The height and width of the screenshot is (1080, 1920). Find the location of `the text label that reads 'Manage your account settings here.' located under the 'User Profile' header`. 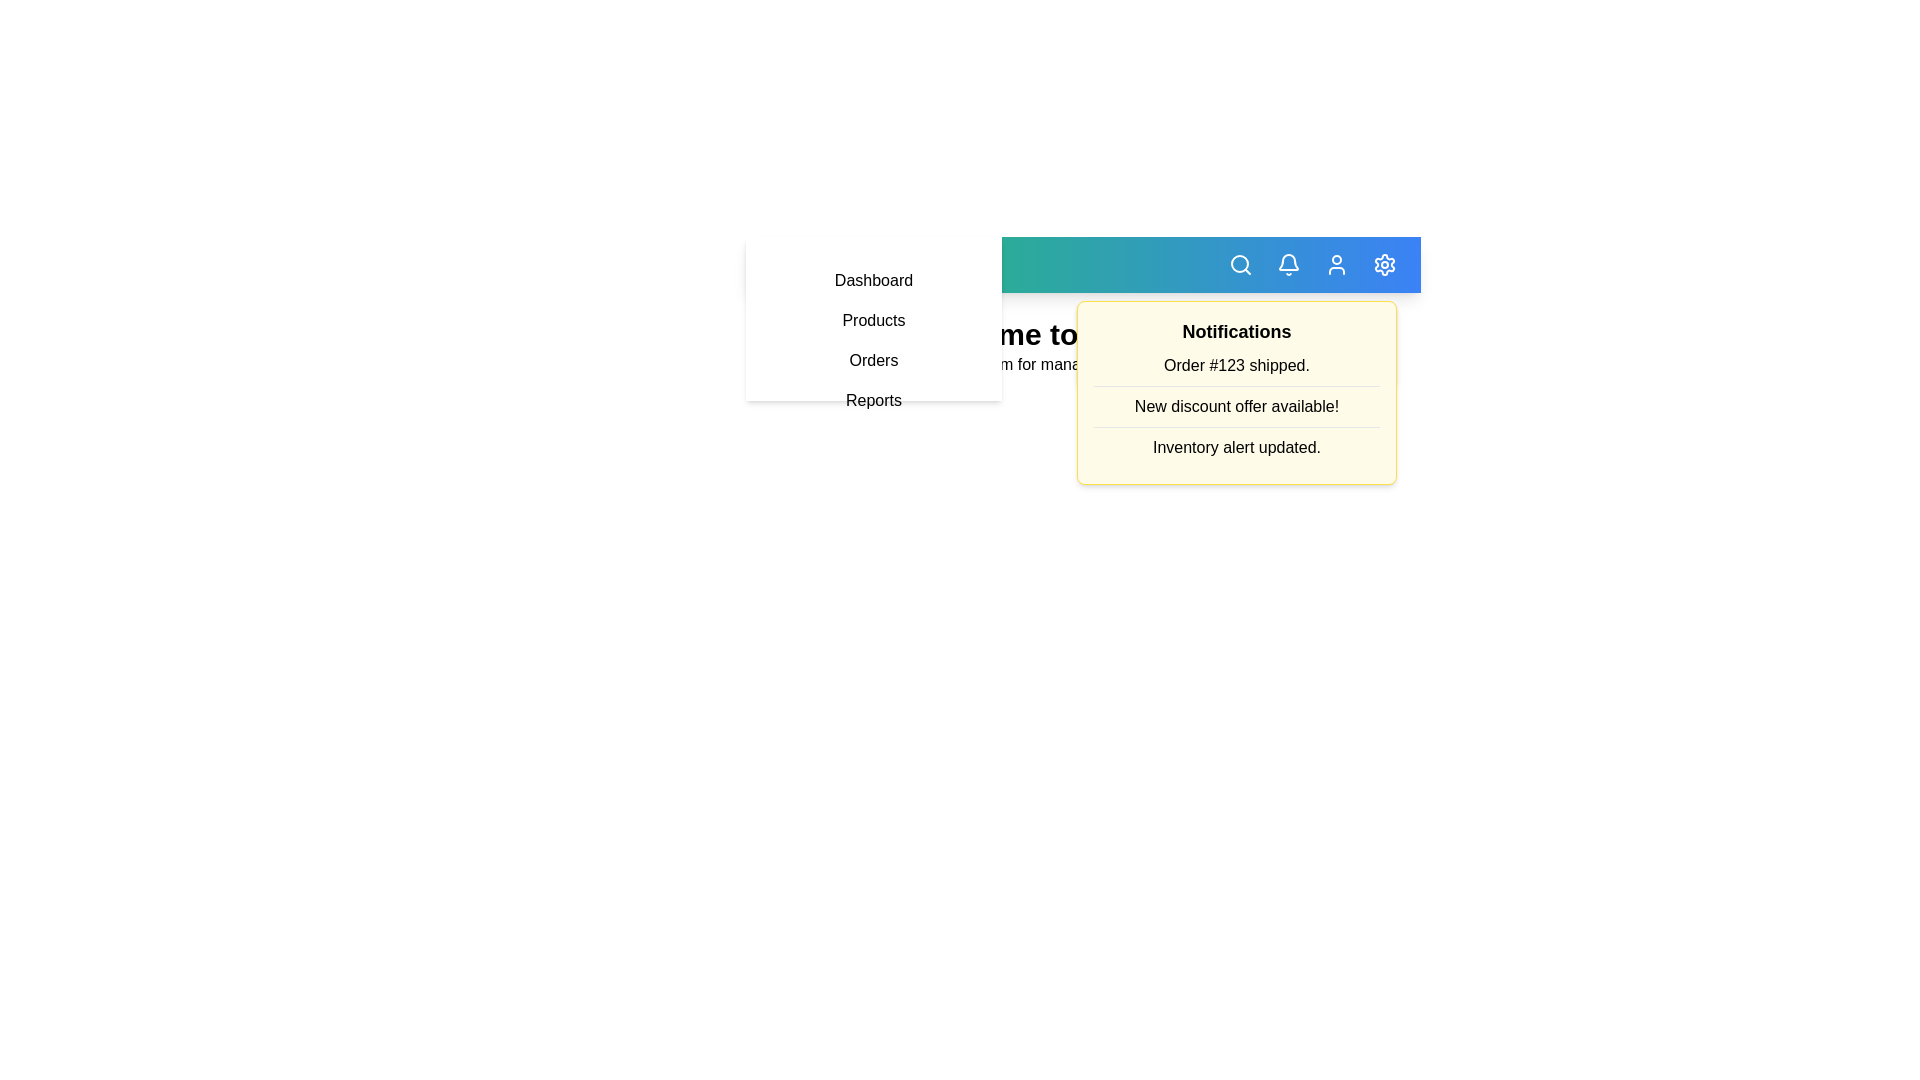

the text label that reads 'Manage your account settings here.' located under the 'User Profile' header is located at coordinates (1236, 357).